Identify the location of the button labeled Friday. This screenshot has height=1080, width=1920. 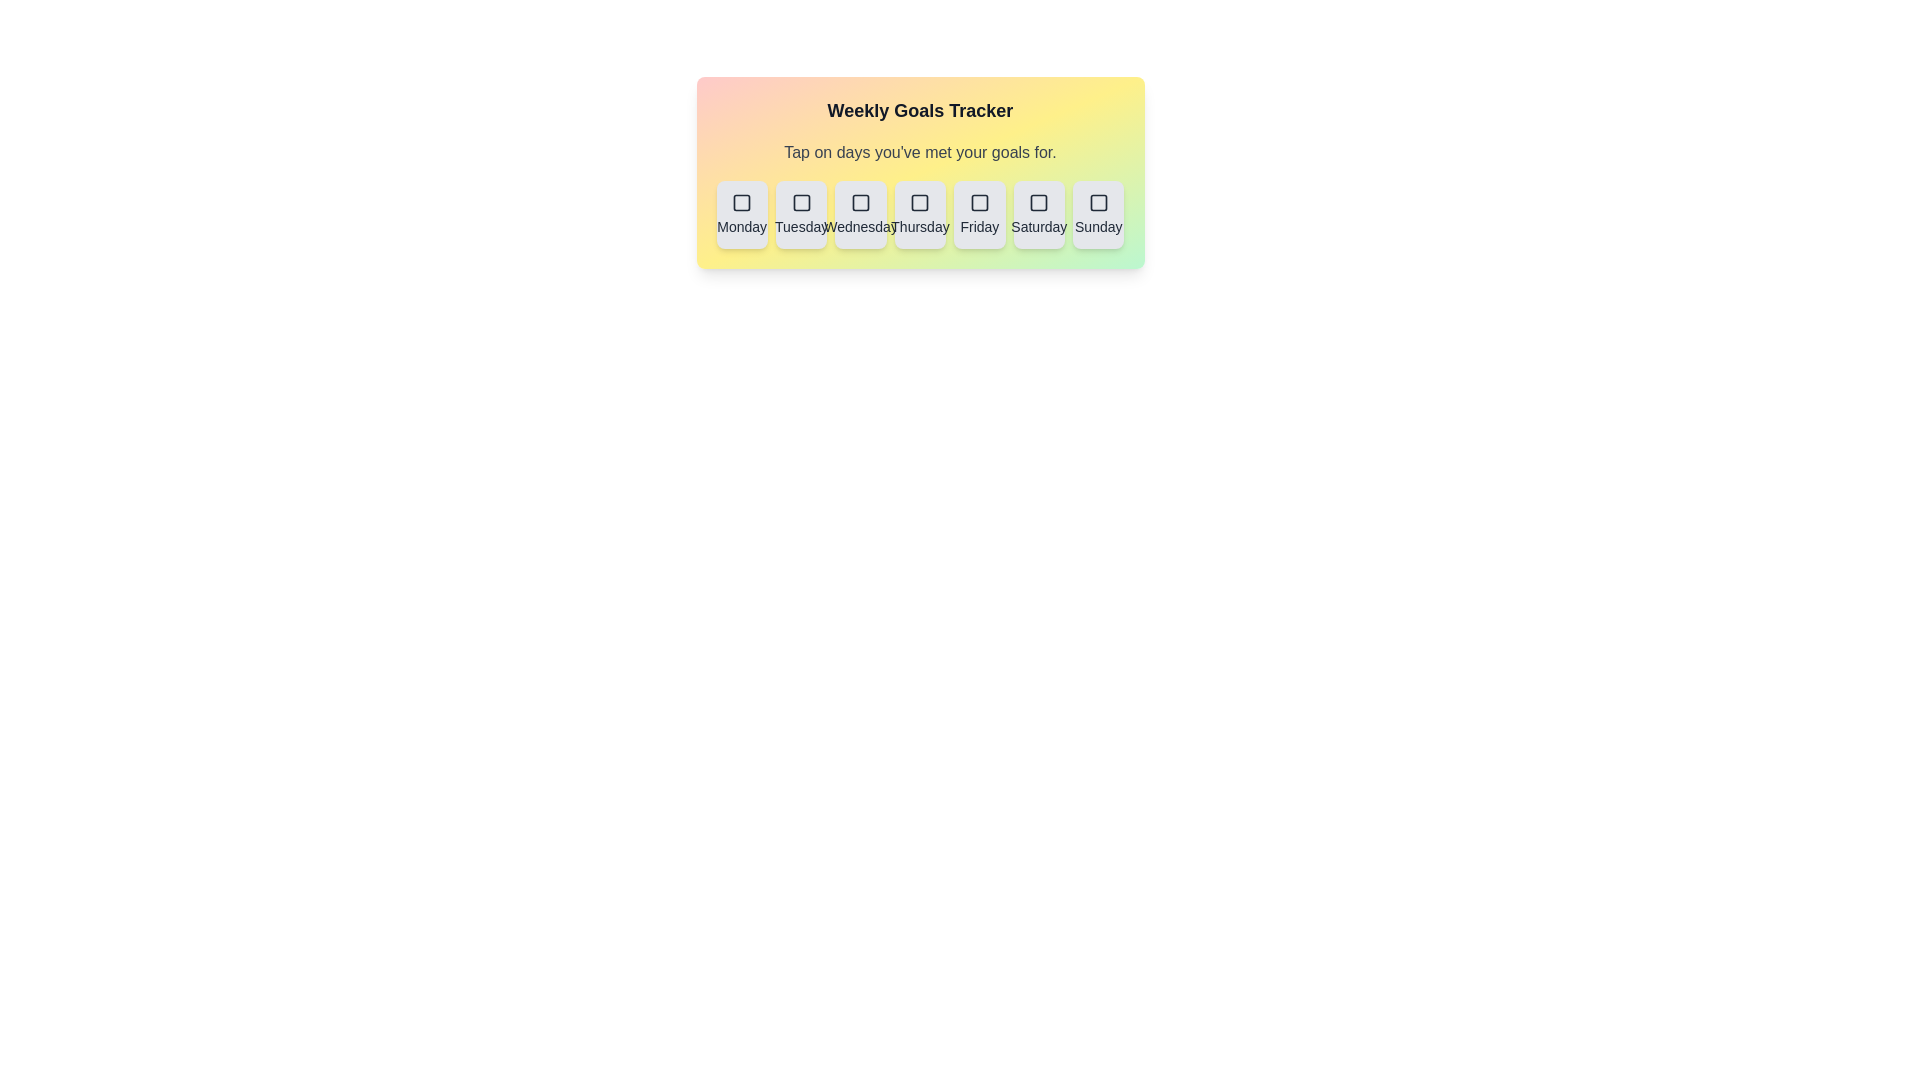
(979, 215).